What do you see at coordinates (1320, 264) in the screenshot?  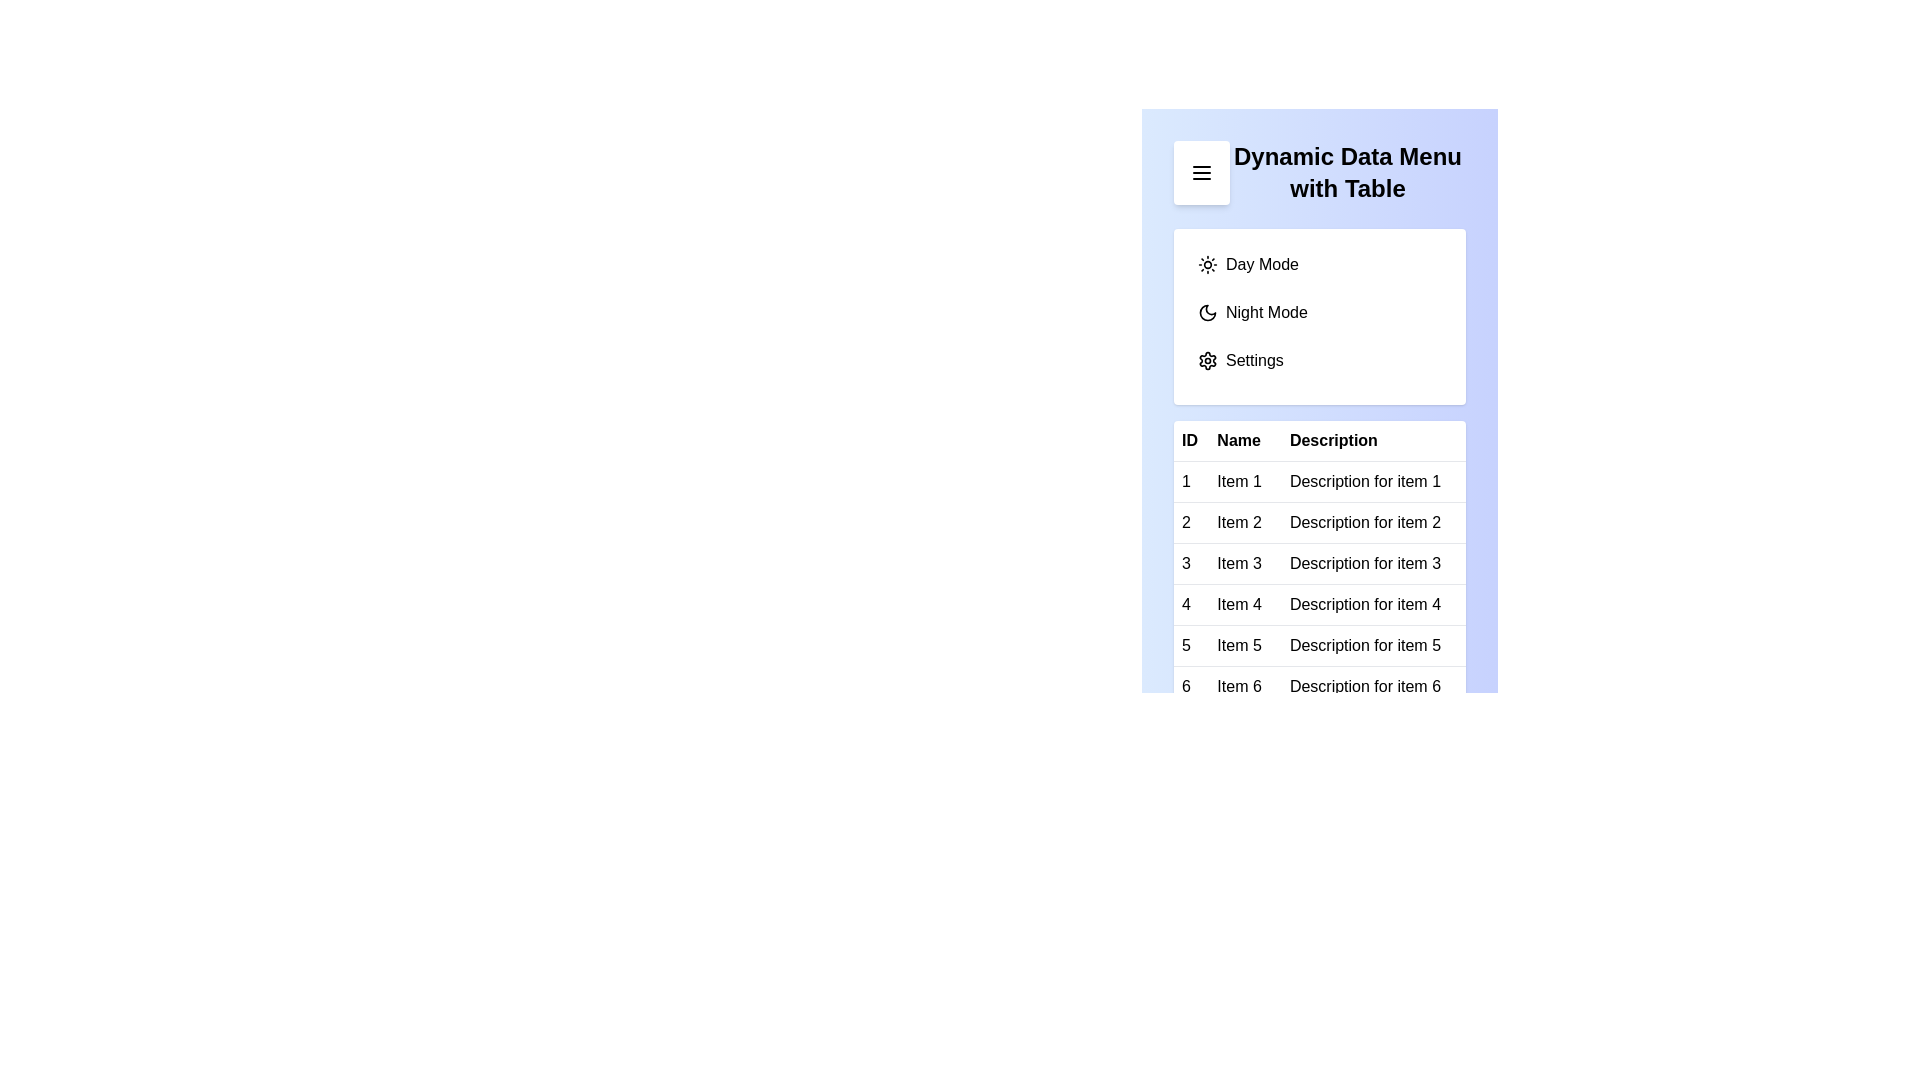 I see `the 'Day Mode' button` at bounding box center [1320, 264].